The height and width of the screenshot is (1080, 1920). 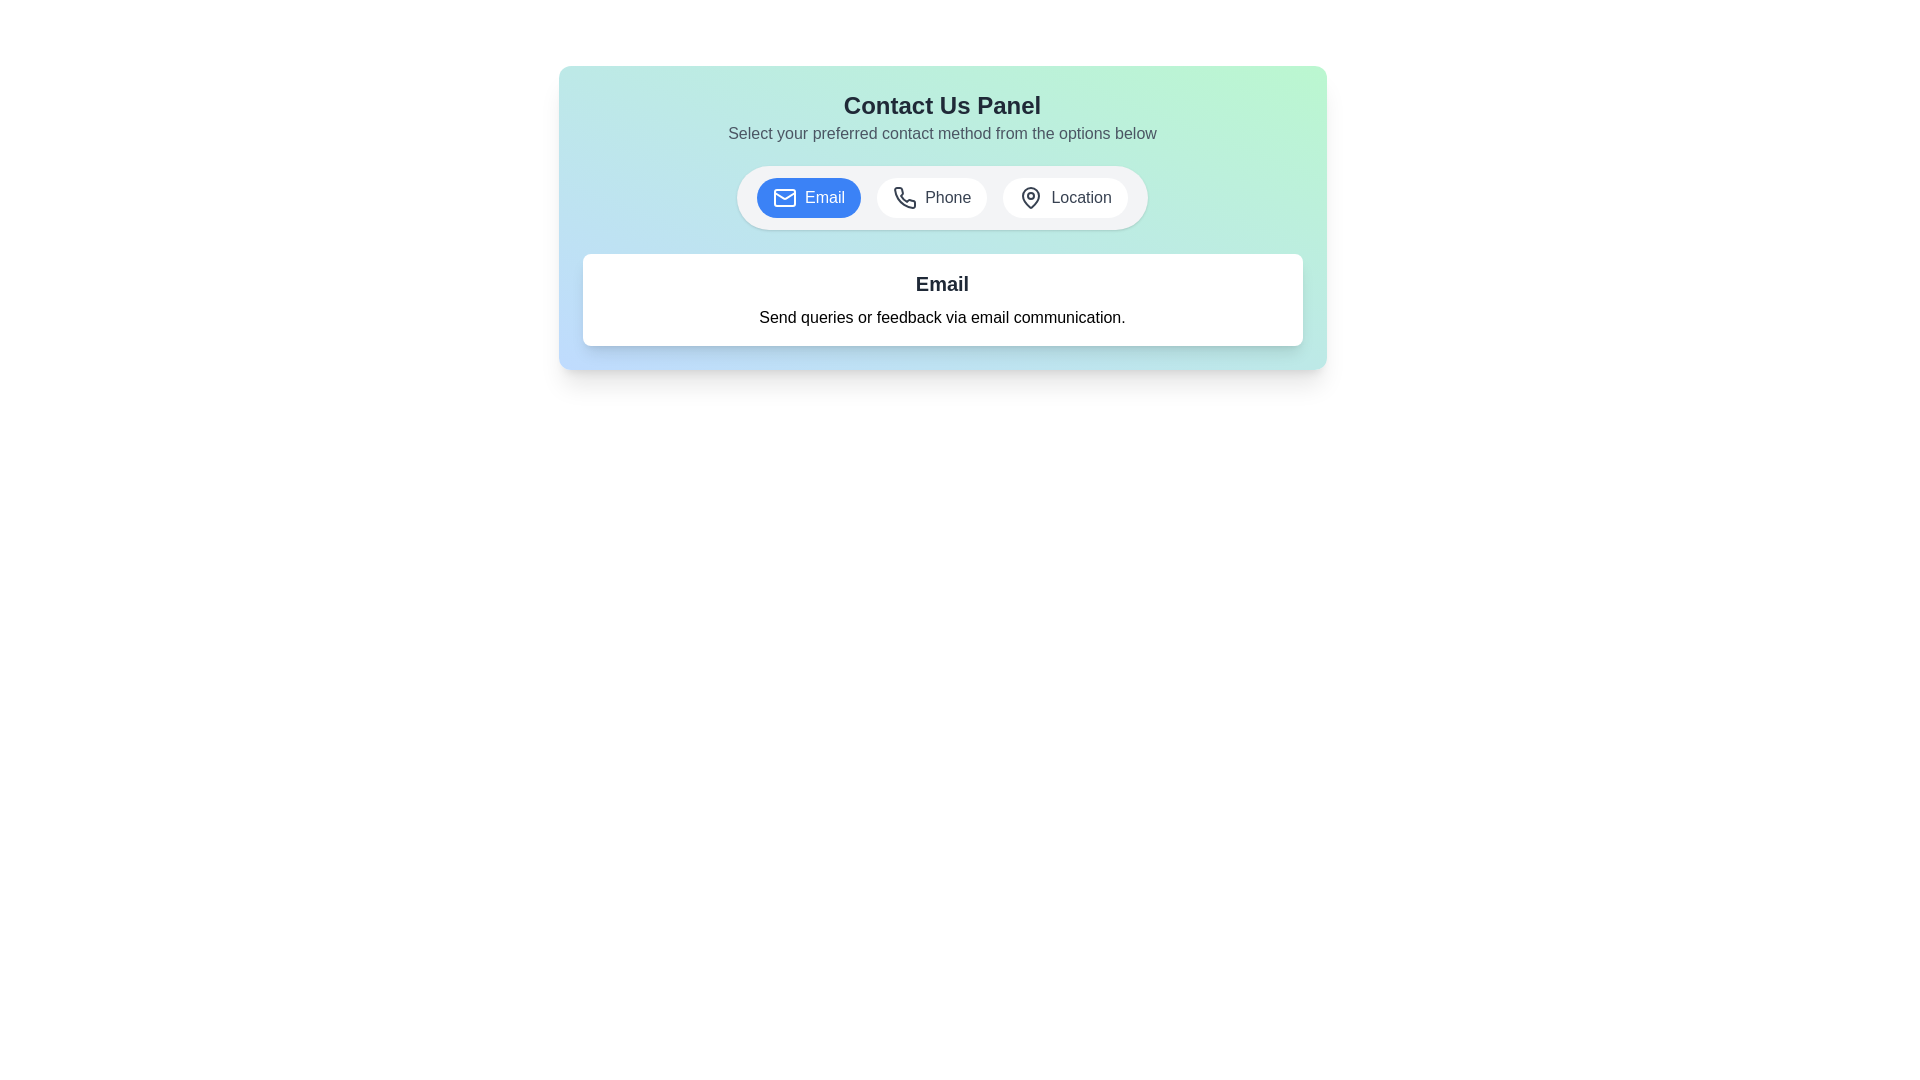 I want to click on the envelope icon component within the circular button labeled 'Email', located in the center of the row of three buttons, so click(x=784, y=196).